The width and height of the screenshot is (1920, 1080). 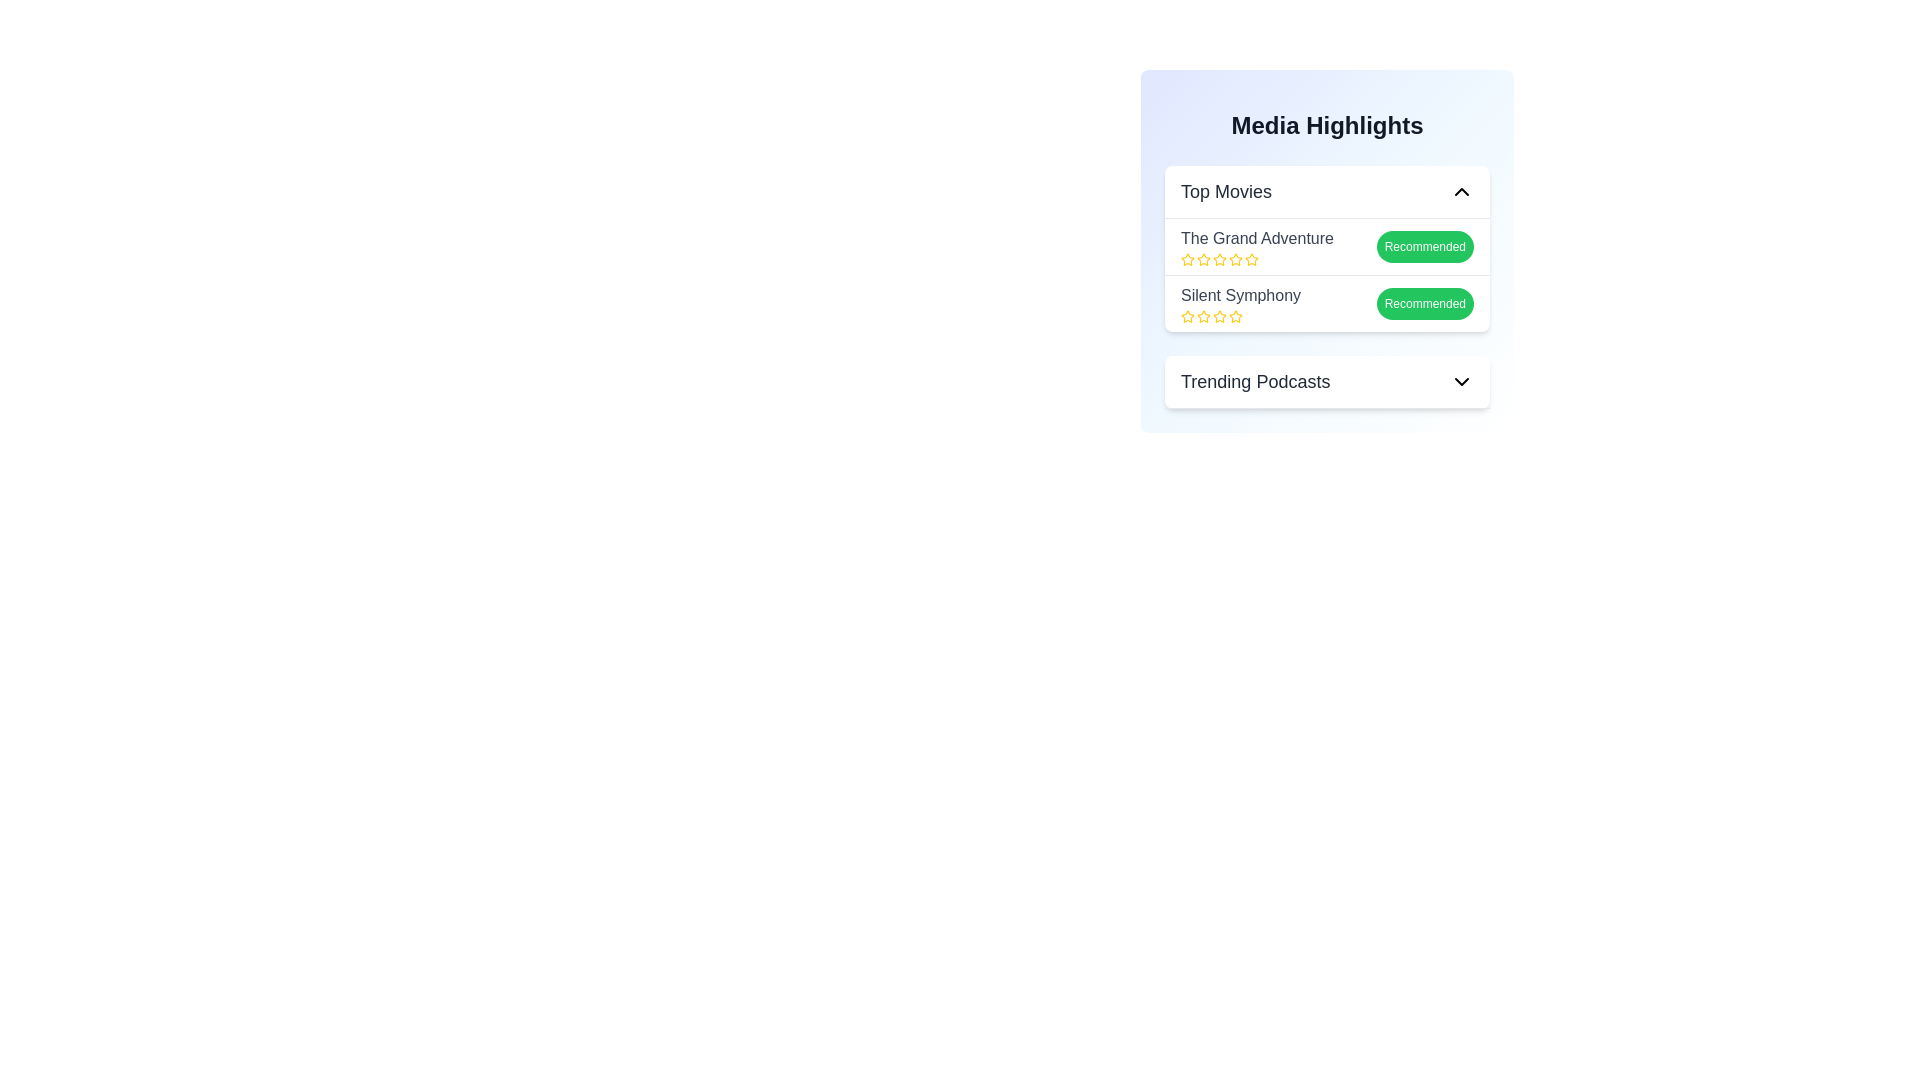 What do you see at coordinates (1462, 192) in the screenshot?
I see `the expand/collapse button for the category Top Movies` at bounding box center [1462, 192].